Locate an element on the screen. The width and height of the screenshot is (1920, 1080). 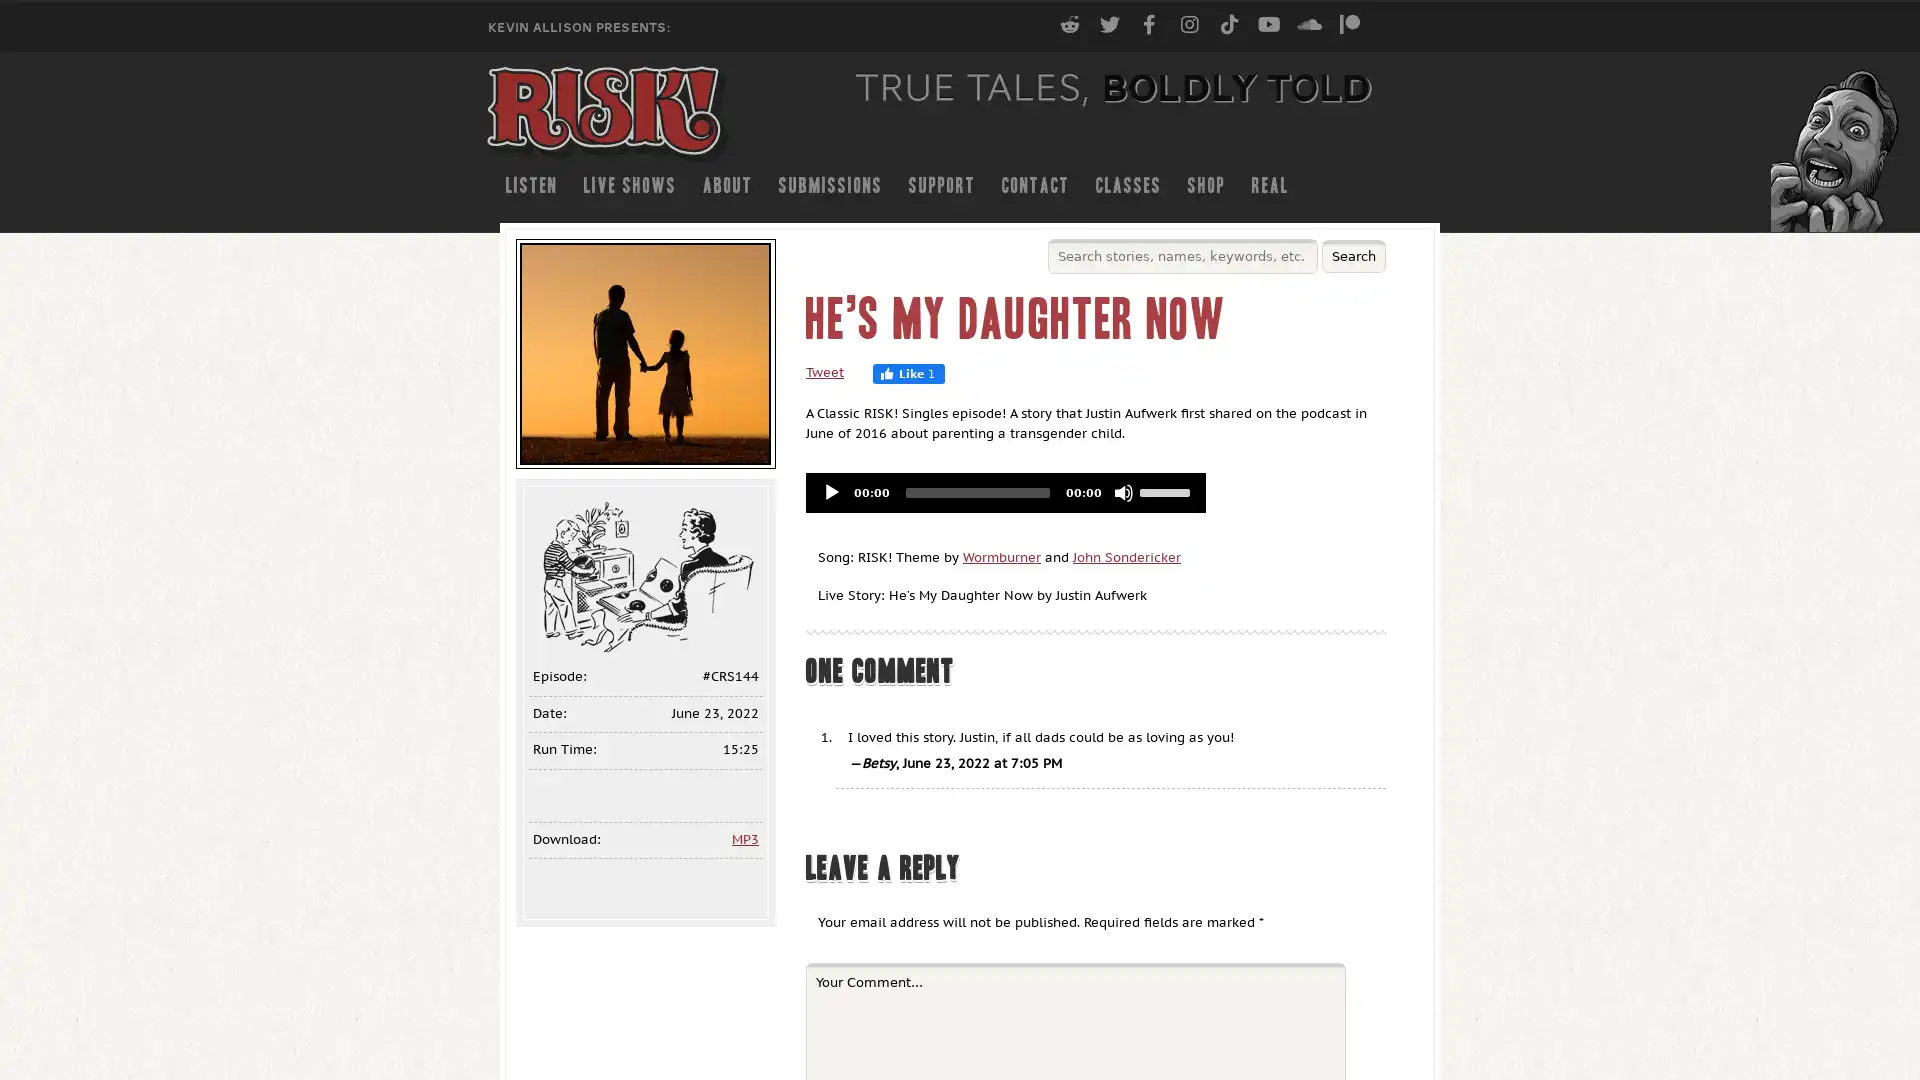
Play is located at coordinates (831, 493).